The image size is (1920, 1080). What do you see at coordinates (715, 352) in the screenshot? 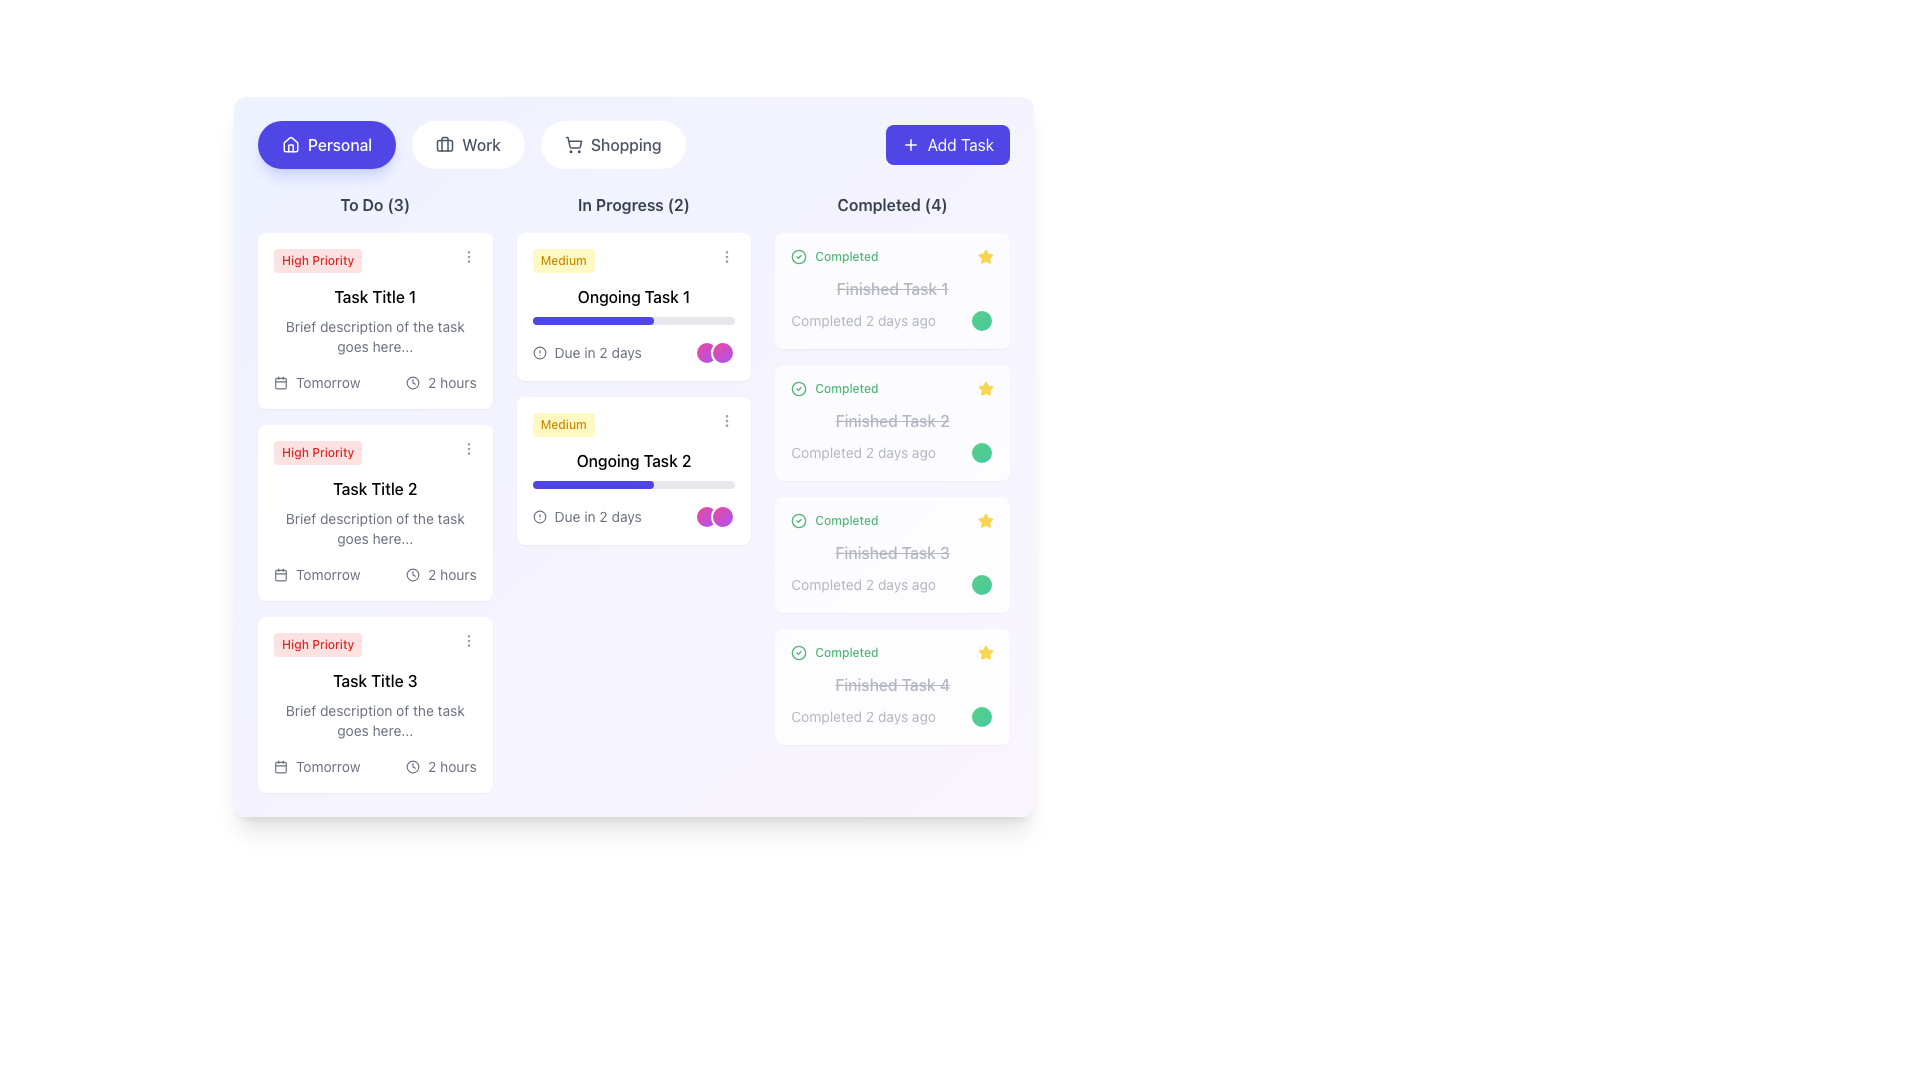
I see `the Avatar group element consisting of two overlapping circular avatars with a gradient color scheme transitioning from pink to purple, located in the bottom-right corner of the 'Ongoing Task 1' card` at bounding box center [715, 352].